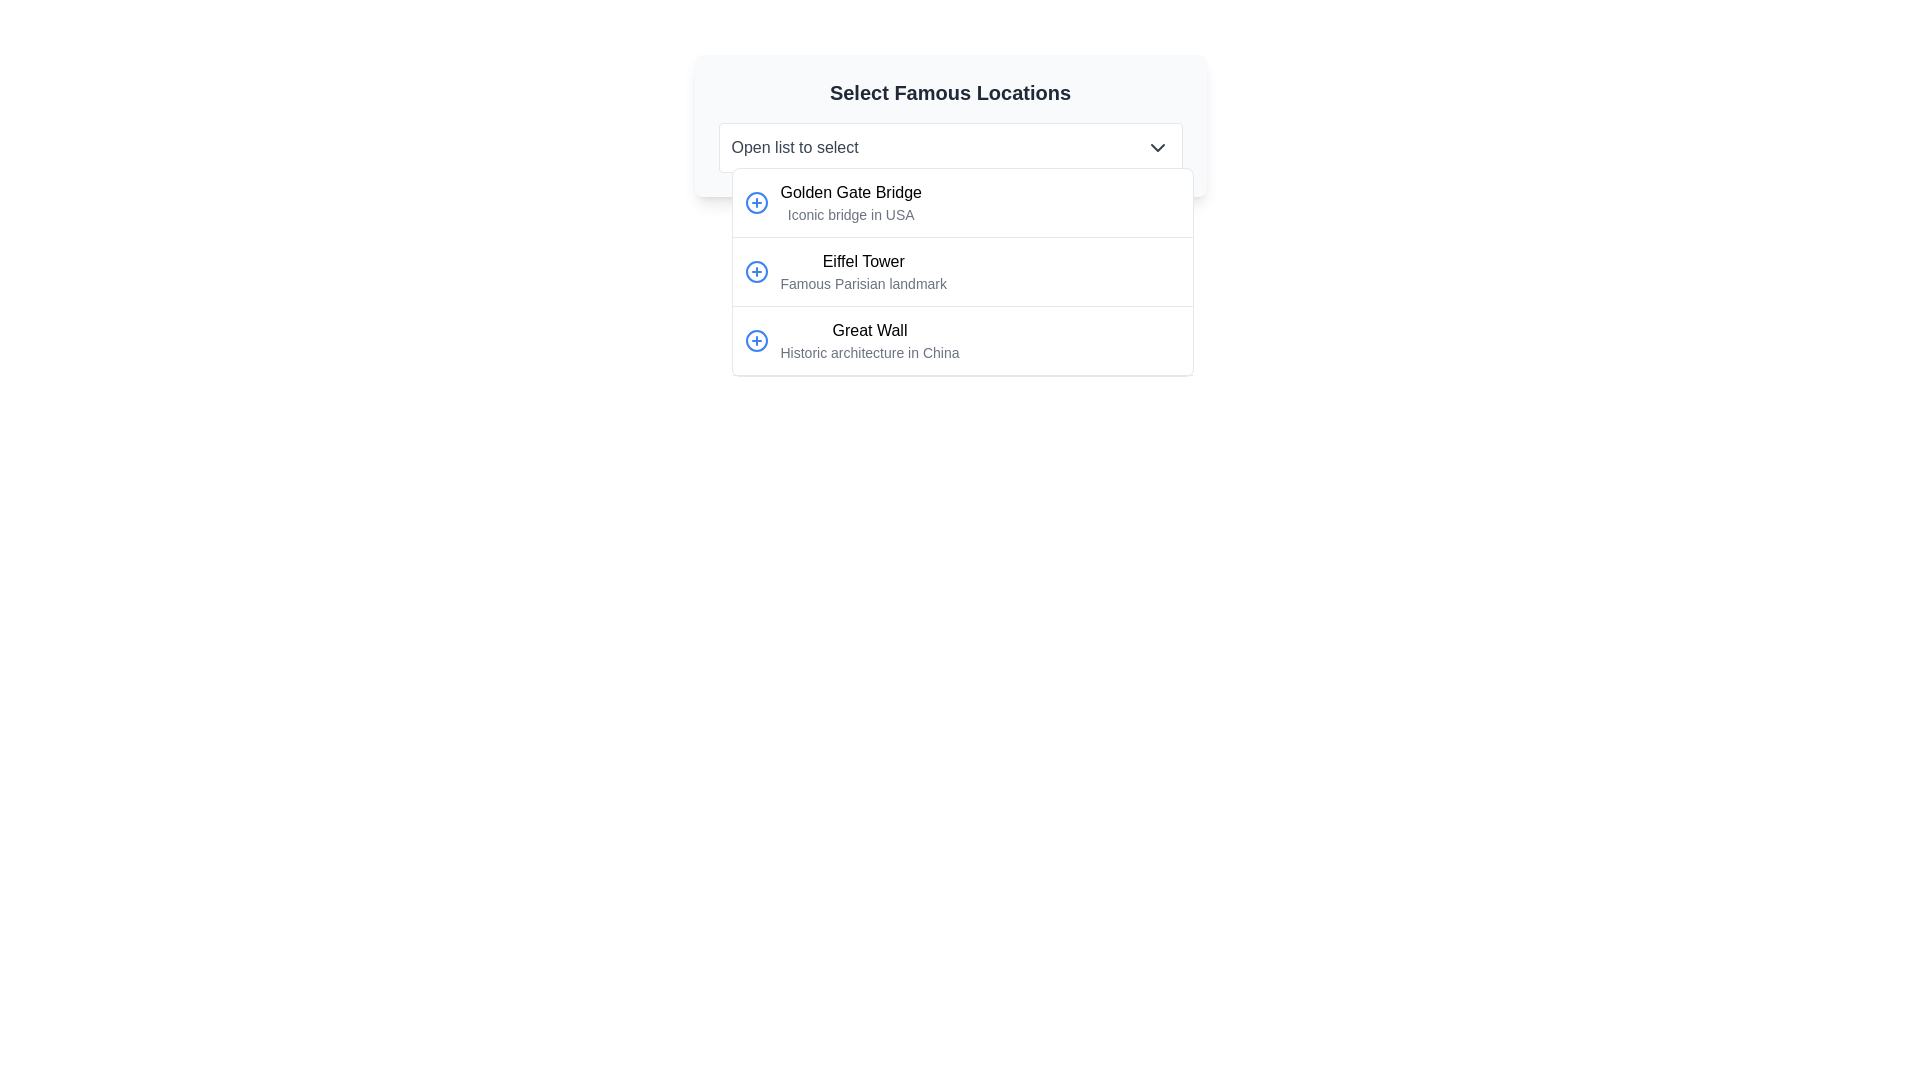  I want to click on the list item displaying 'Great Wall' in the dropdown menu labeled 'Select Famous Locations', so click(962, 340).